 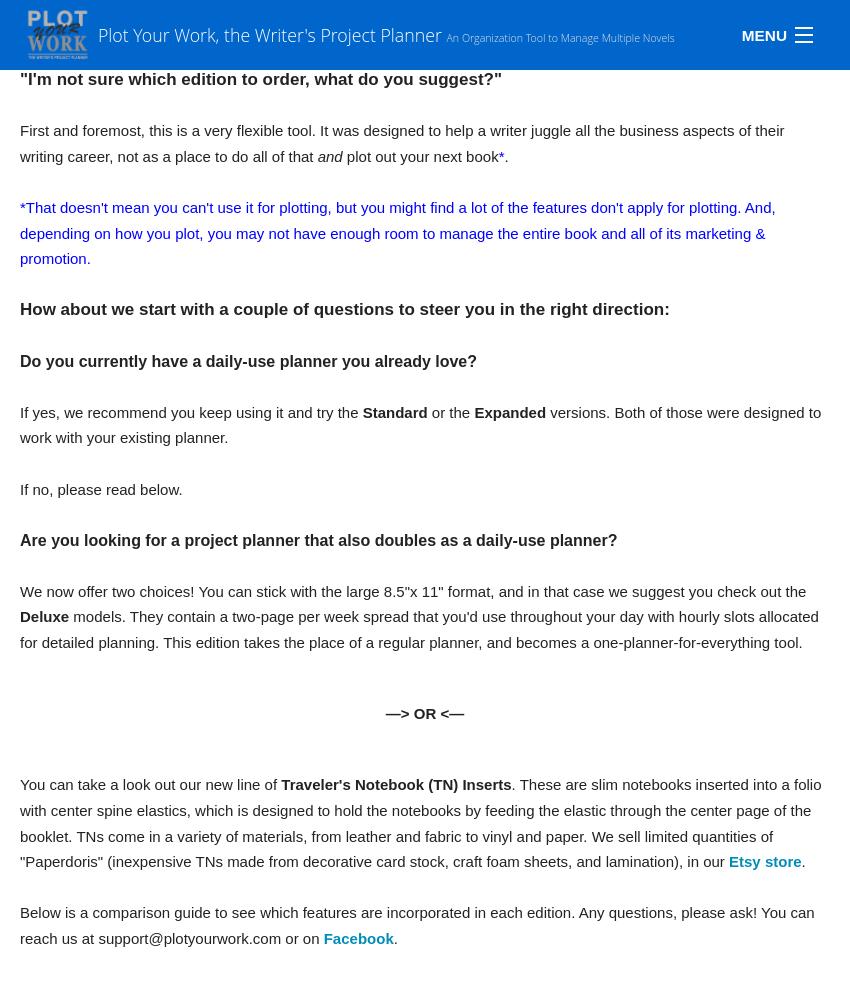 I want to click on 'models. They contain a two-page per week spread that you'd use throughout your day with hourly slots allocated for detailed planning. This edition takes the place of a regular planner, and becomes a one-planner-for-everything tool.', so click(x=418, y=629).